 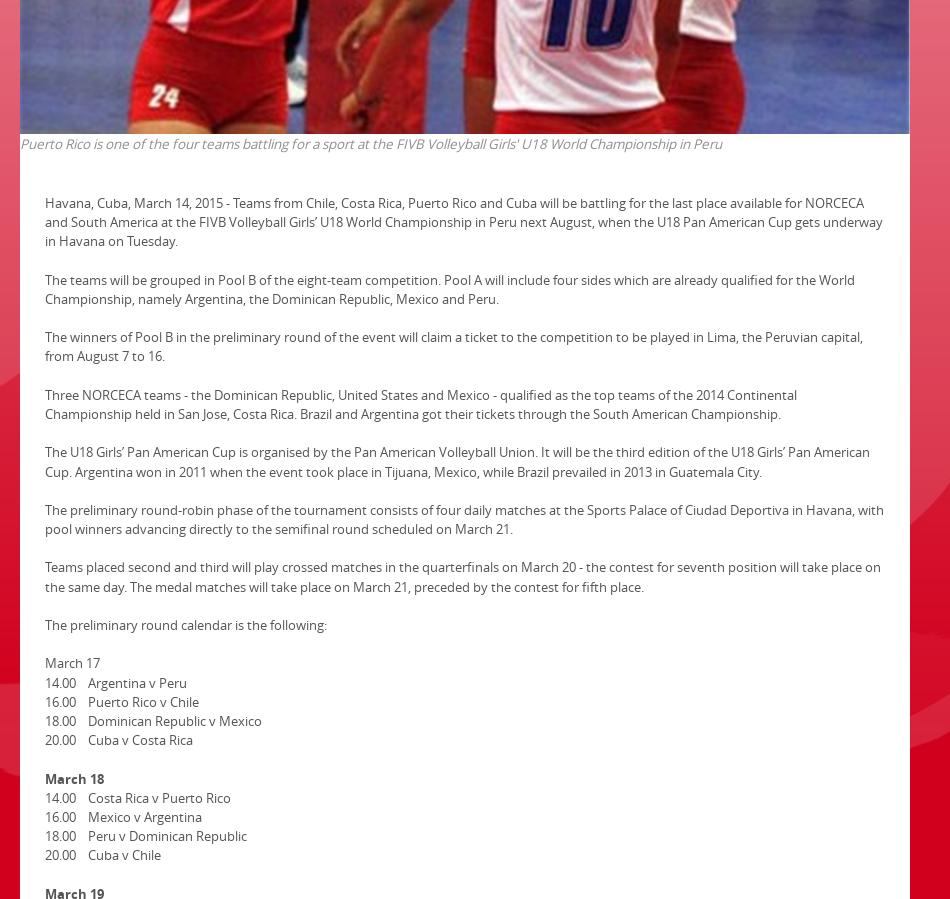 What do you see at coordinates (45, 662) in the screenshot?
I see `'March 17'` at bounding box center [45, 662].